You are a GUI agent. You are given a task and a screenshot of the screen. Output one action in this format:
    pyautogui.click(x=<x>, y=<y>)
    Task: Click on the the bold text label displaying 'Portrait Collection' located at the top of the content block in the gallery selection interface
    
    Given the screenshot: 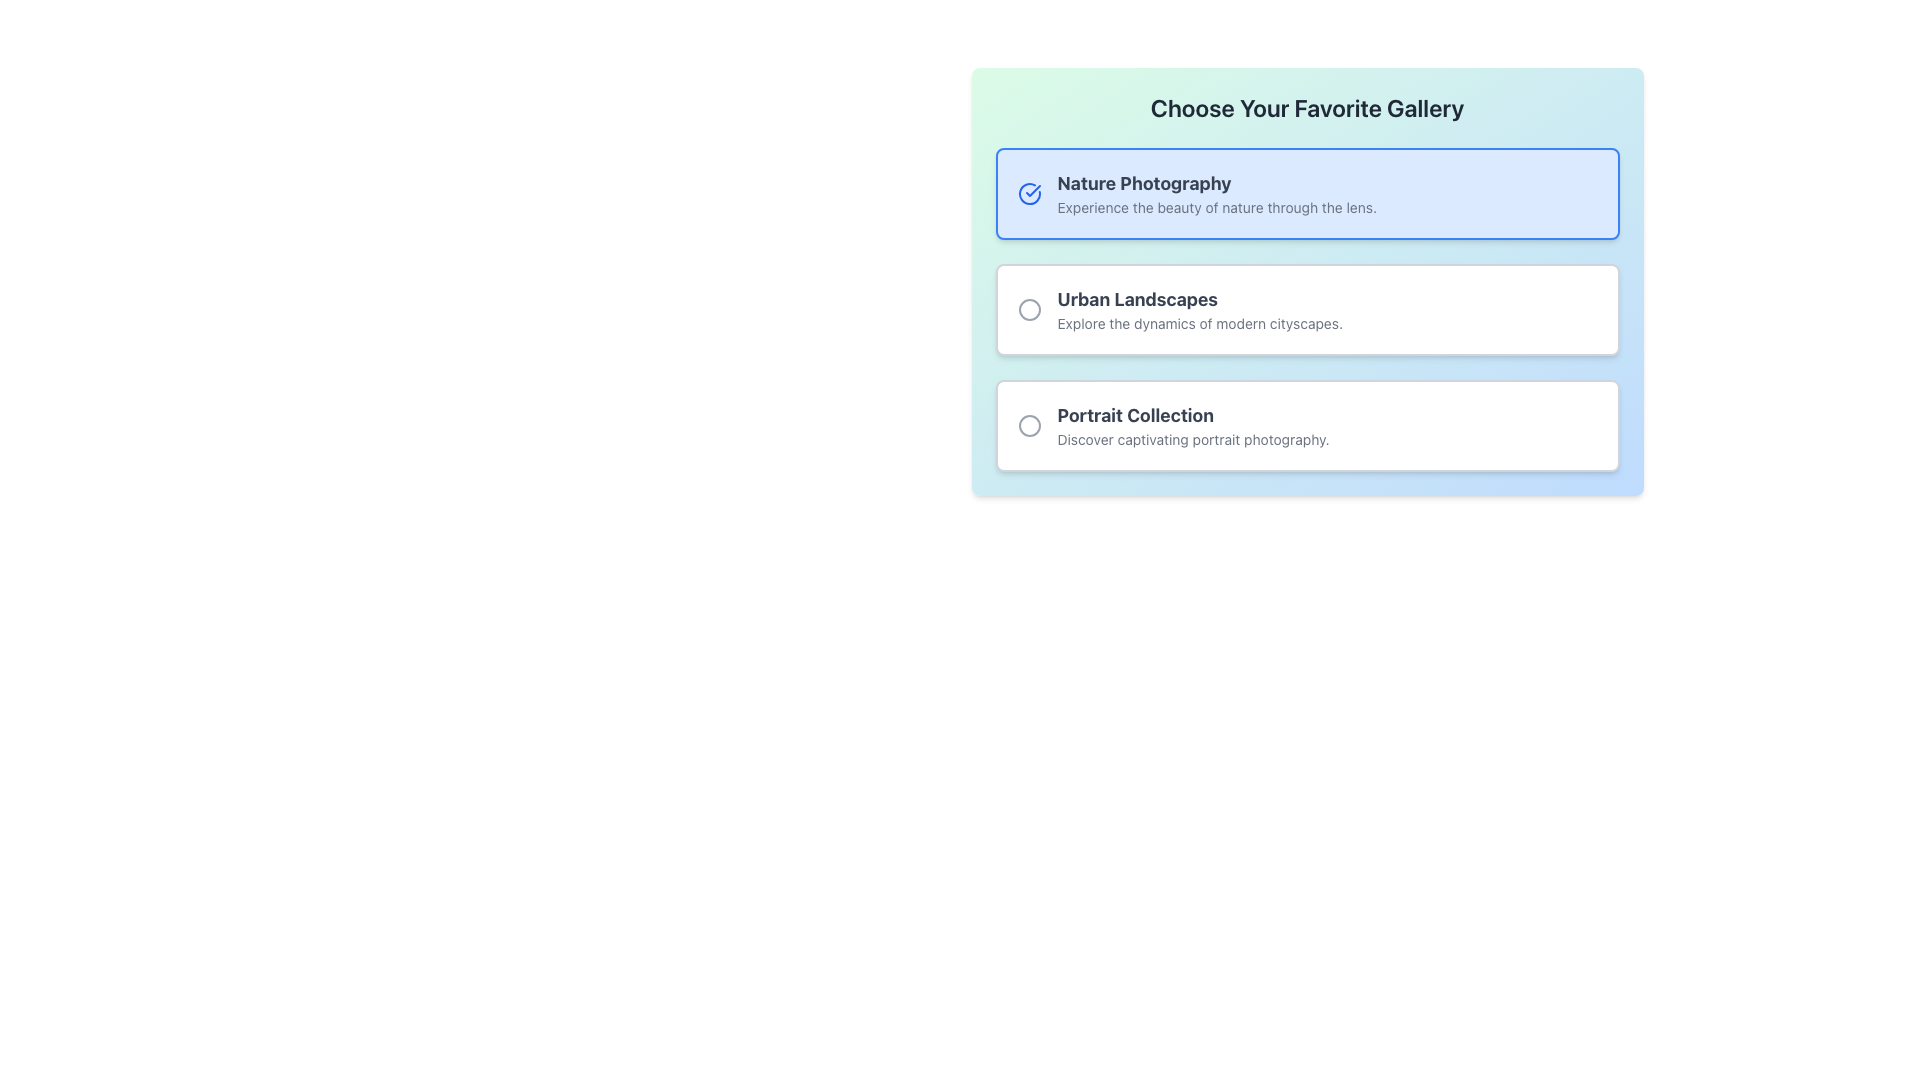 What is the action you would take?
    pyautogui.click(x=1193, y=415)
    